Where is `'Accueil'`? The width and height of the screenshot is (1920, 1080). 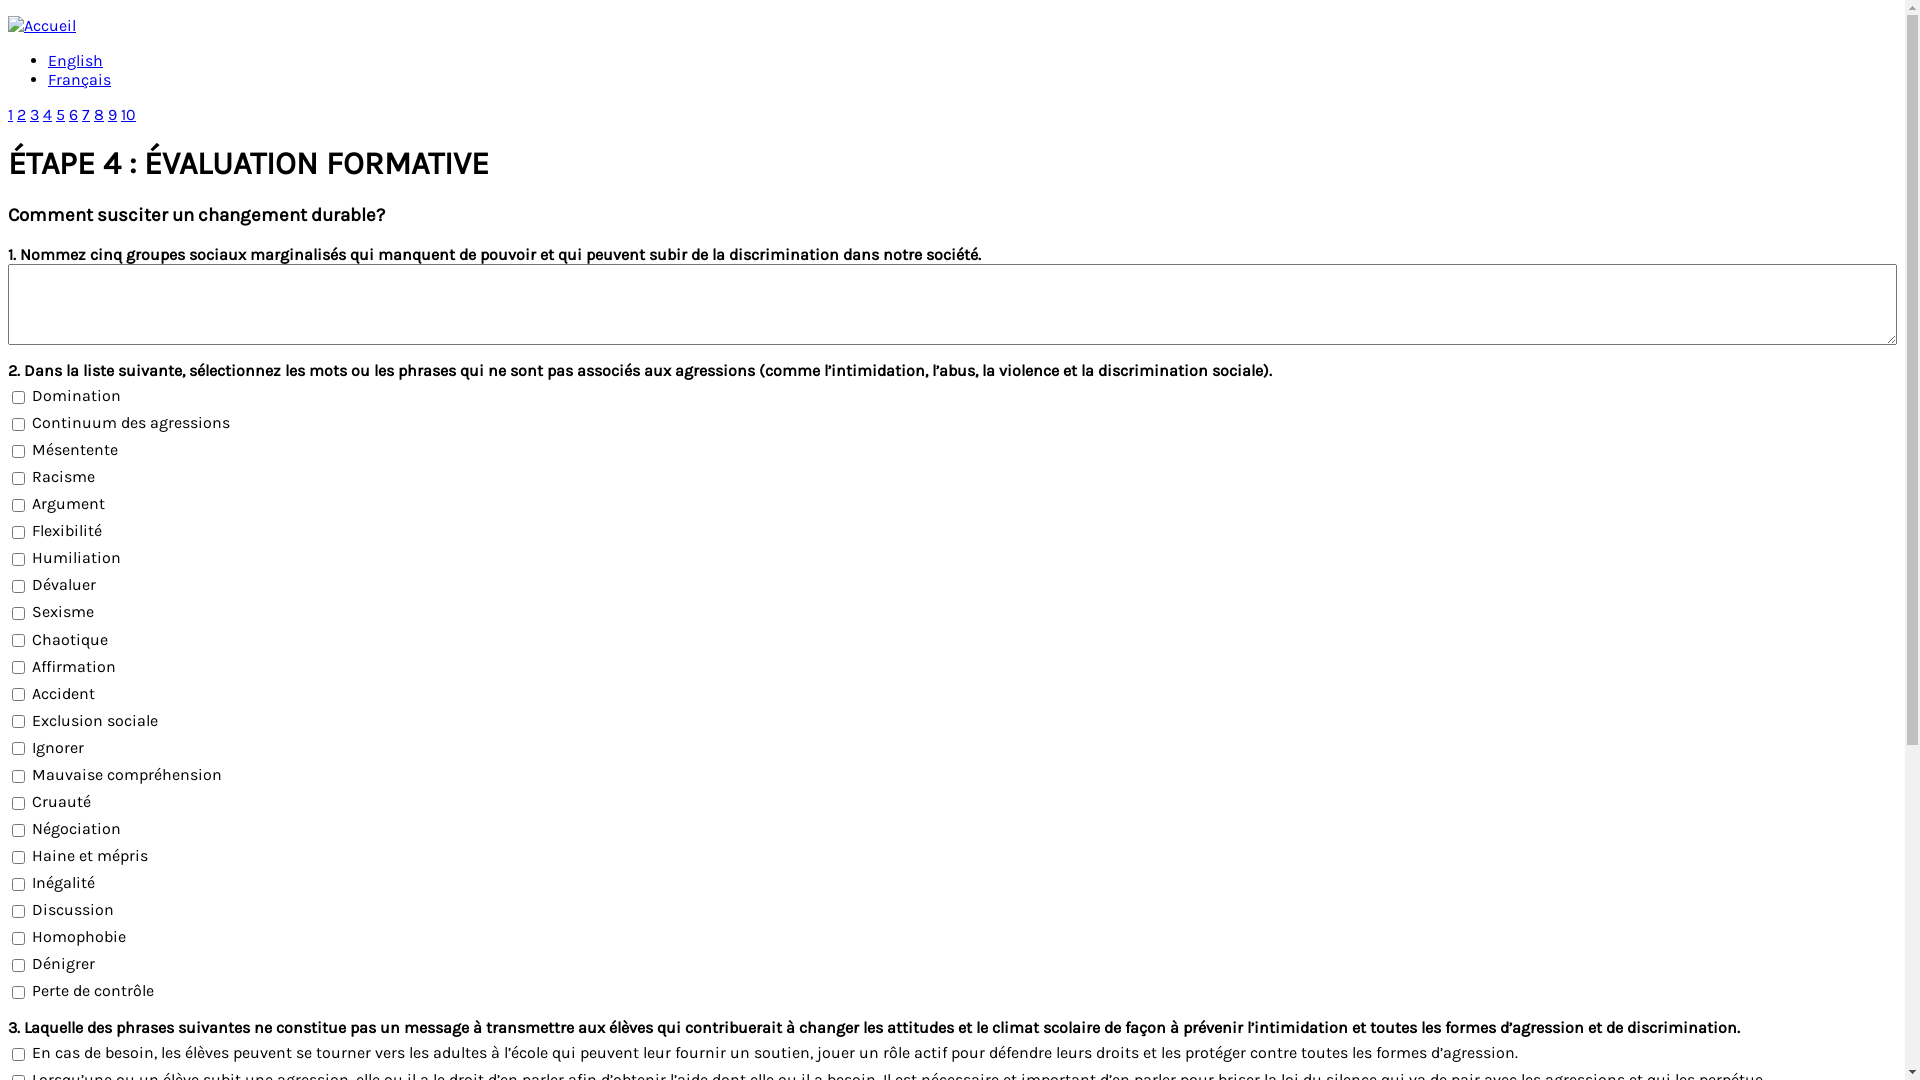
'Accueil' is located at coordinates (42, 25).